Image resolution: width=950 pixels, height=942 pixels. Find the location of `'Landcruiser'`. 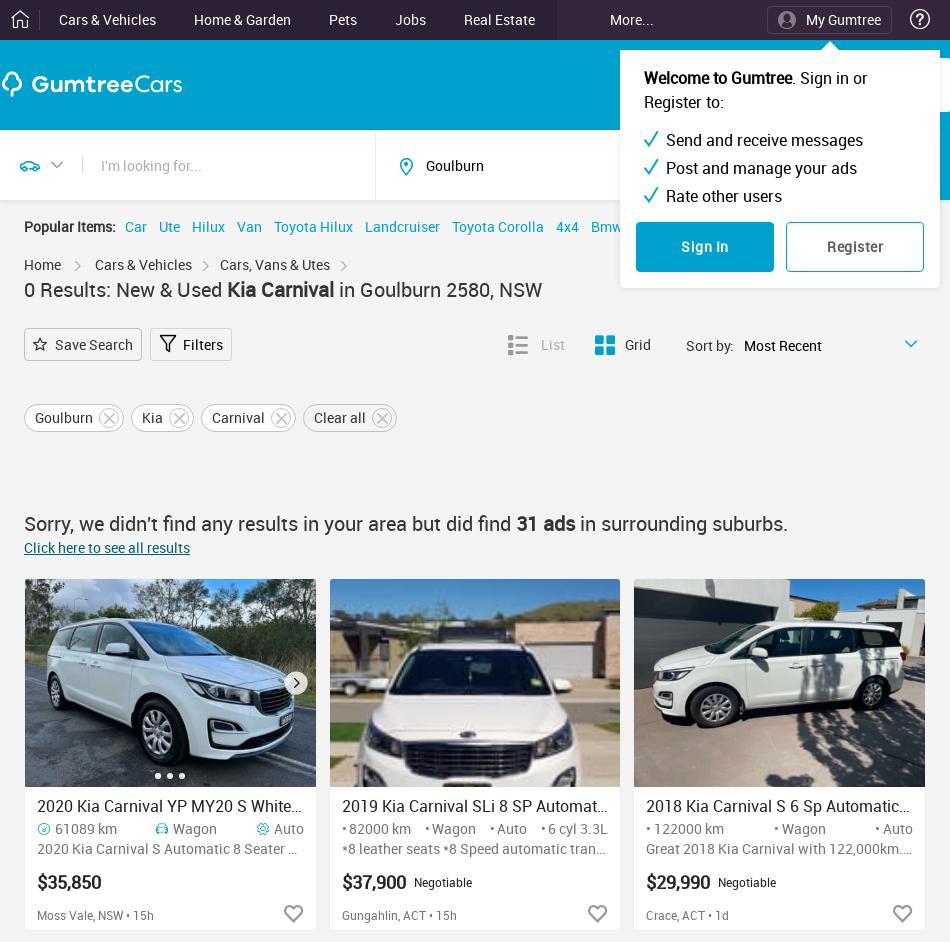

'Landcruiser' is located at coordinates (401, 226).